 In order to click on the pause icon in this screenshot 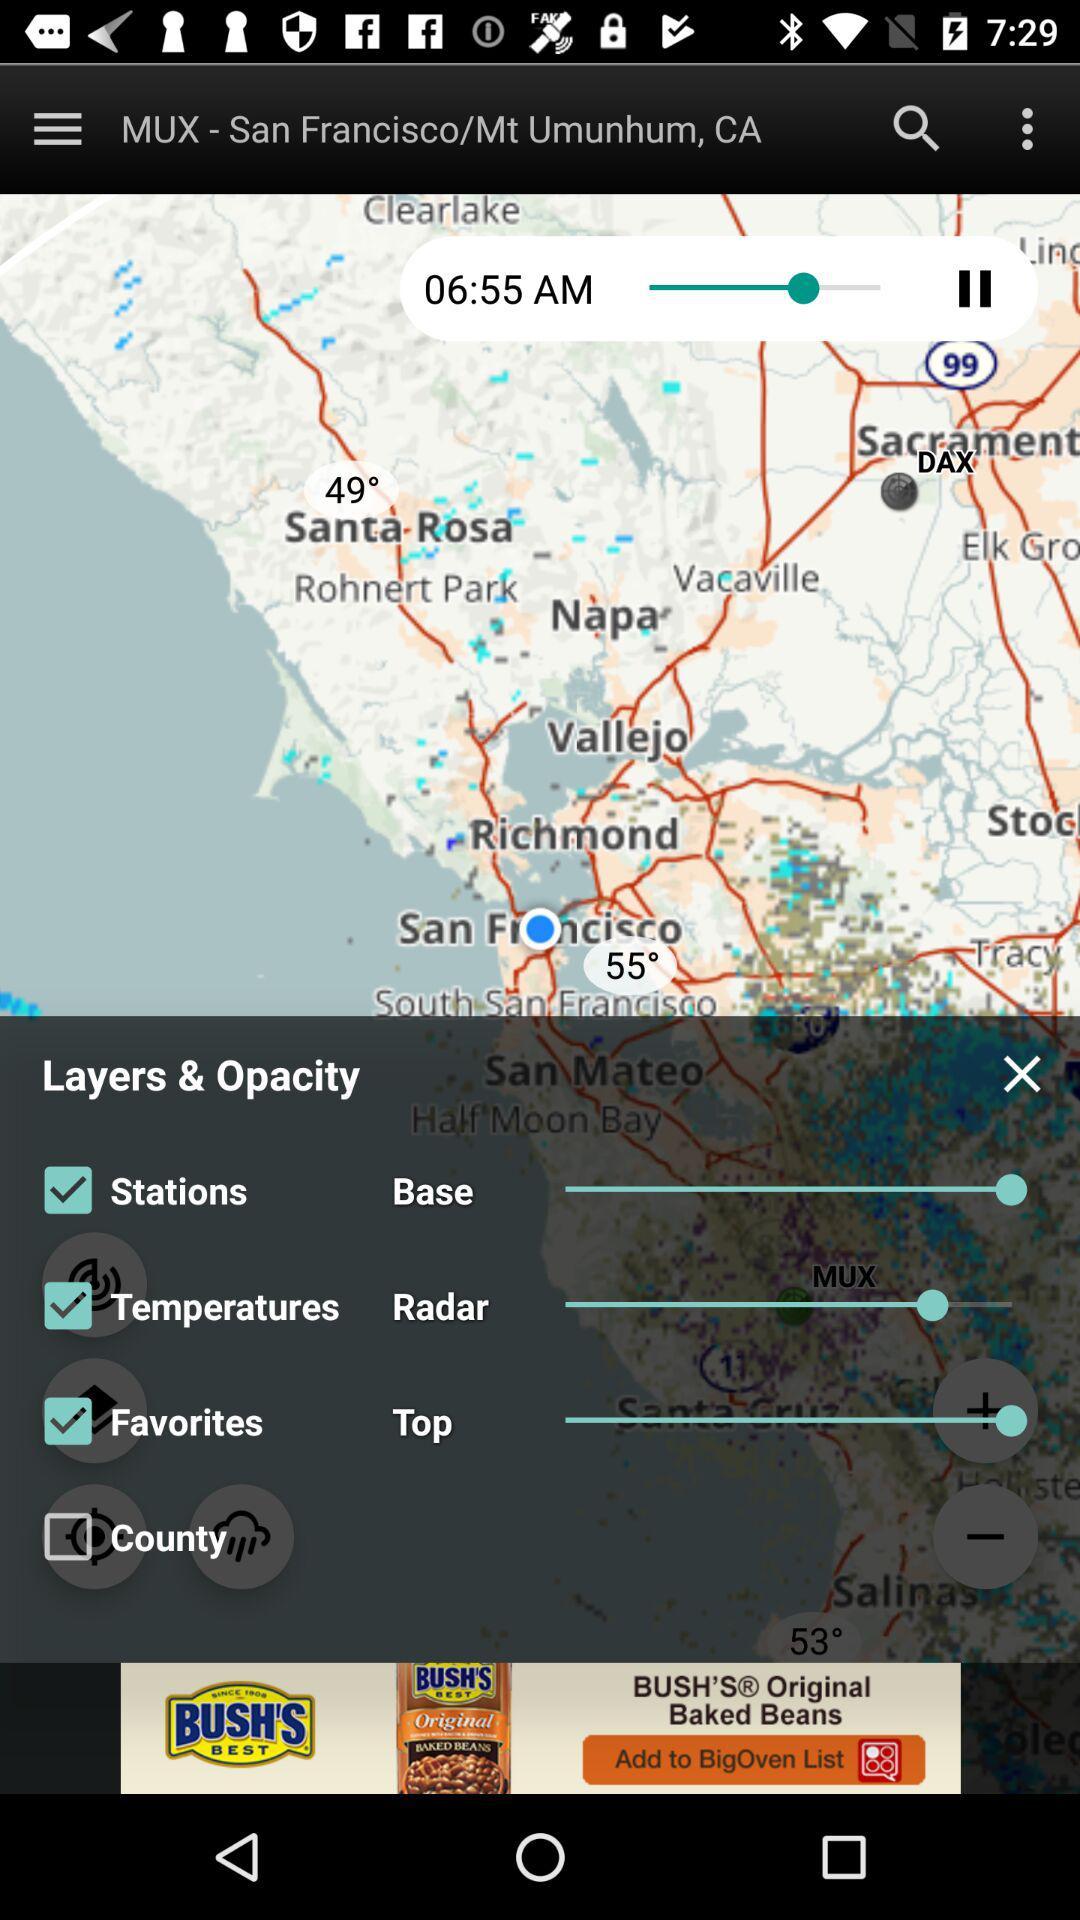, I will do `click(974, 287)`.